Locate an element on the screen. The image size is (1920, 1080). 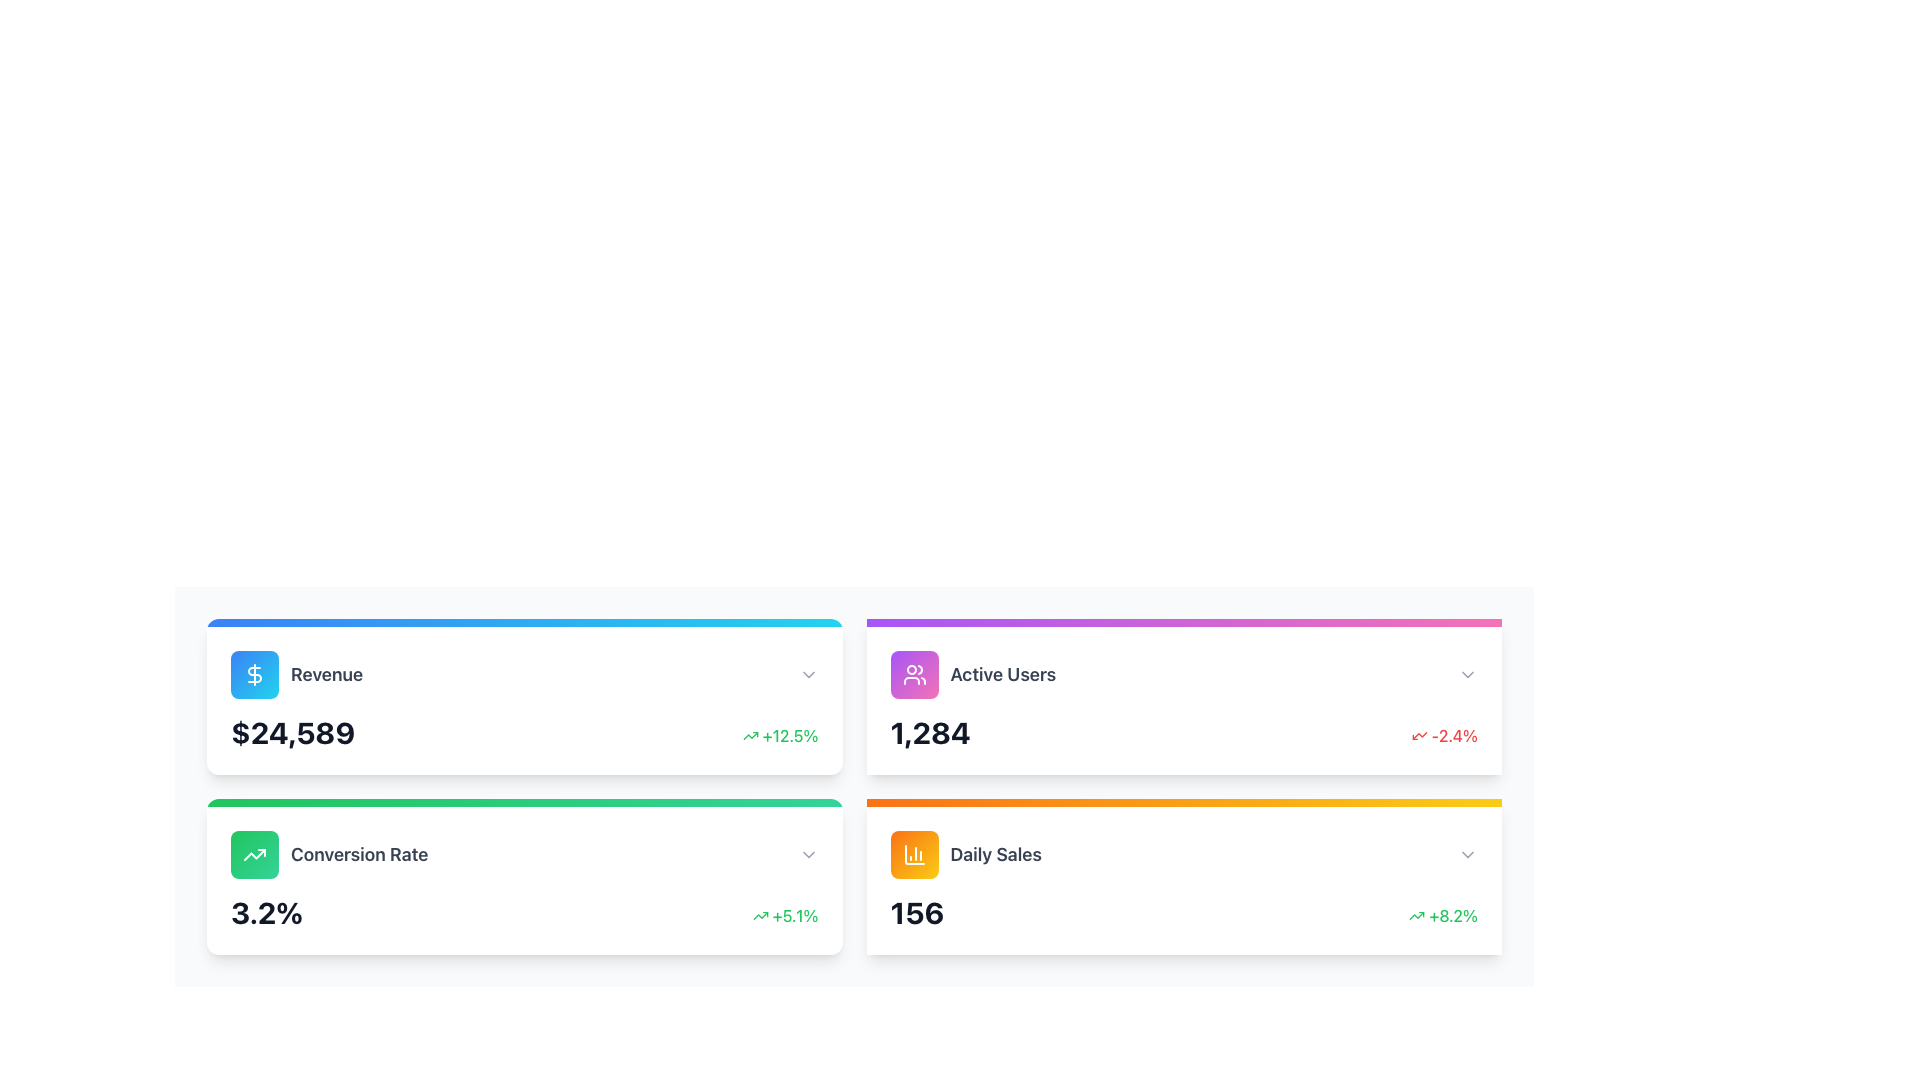
the user icon located in the upper-center part of the second information card in the second row, titled 'Active Users', which is positioned to the left of the 'Active Users' text is located at coordinates (913, 675).